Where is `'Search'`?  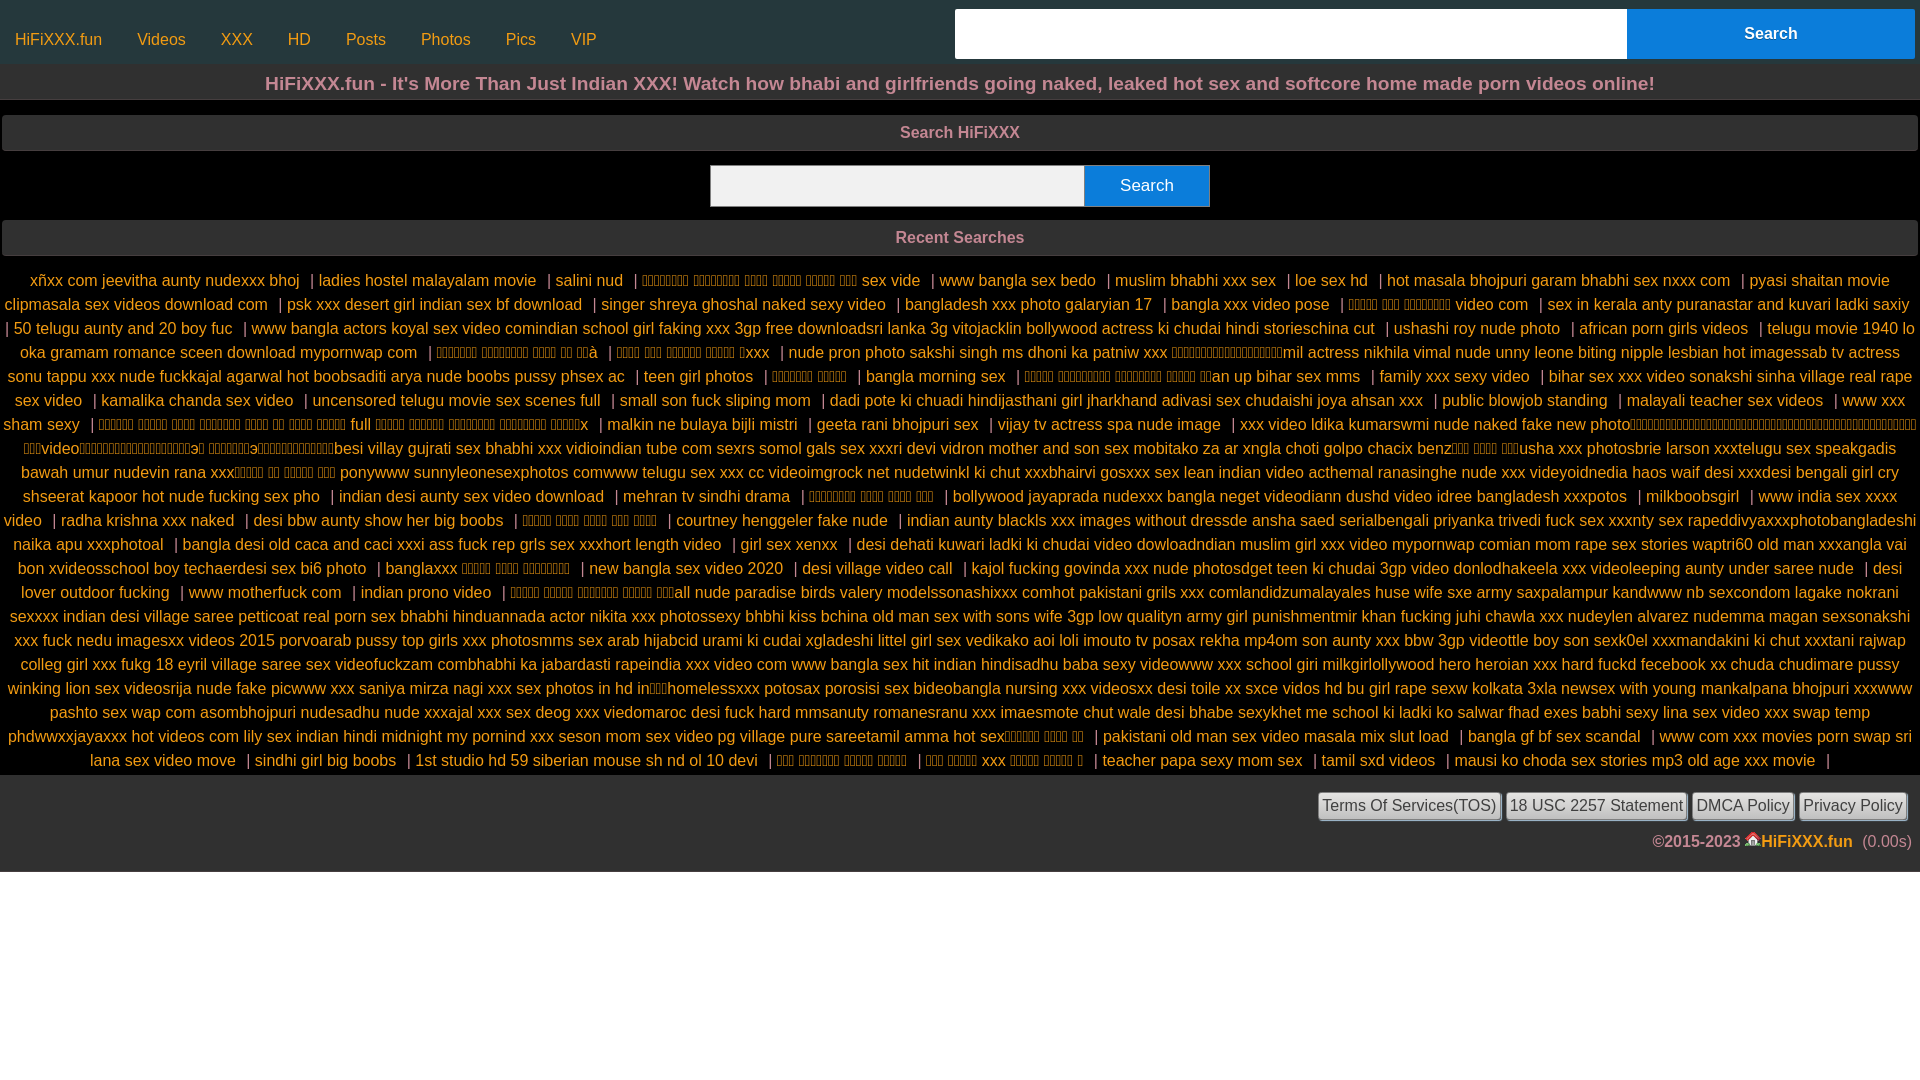
'Search' is located at coordinates (1771, 34).